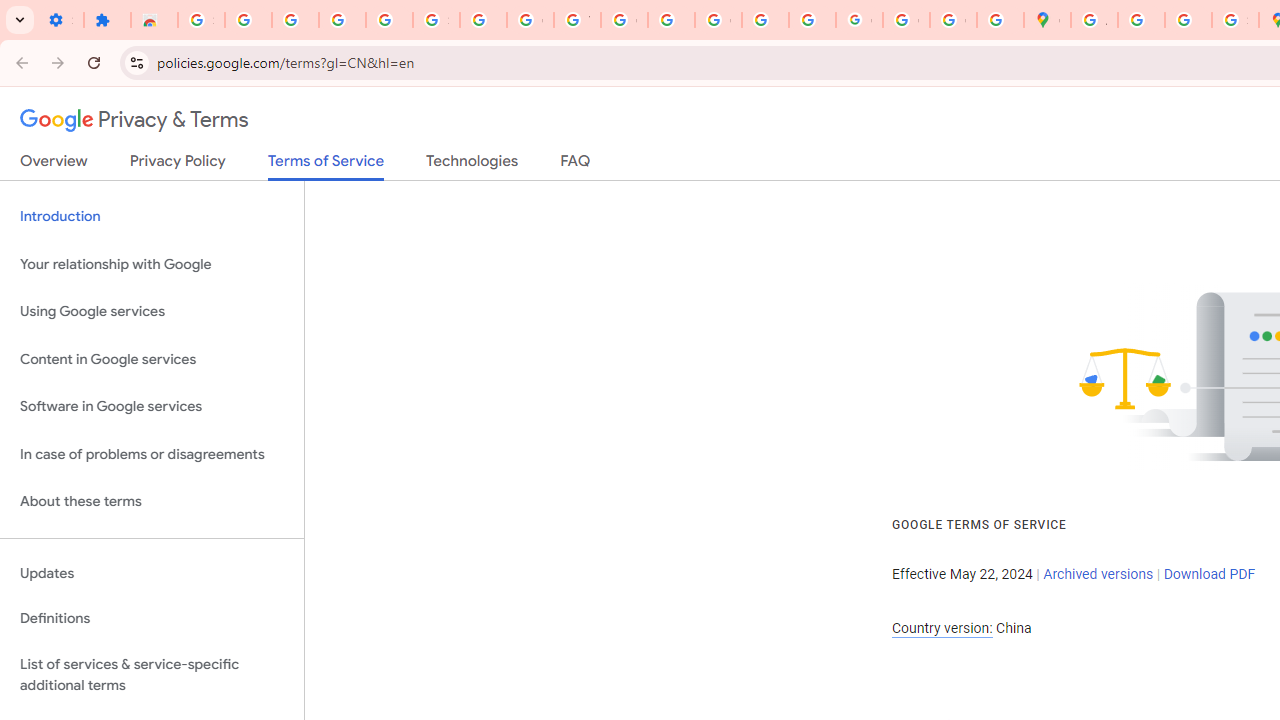  I want to click on 'Software in Google services', so click(151, 406).